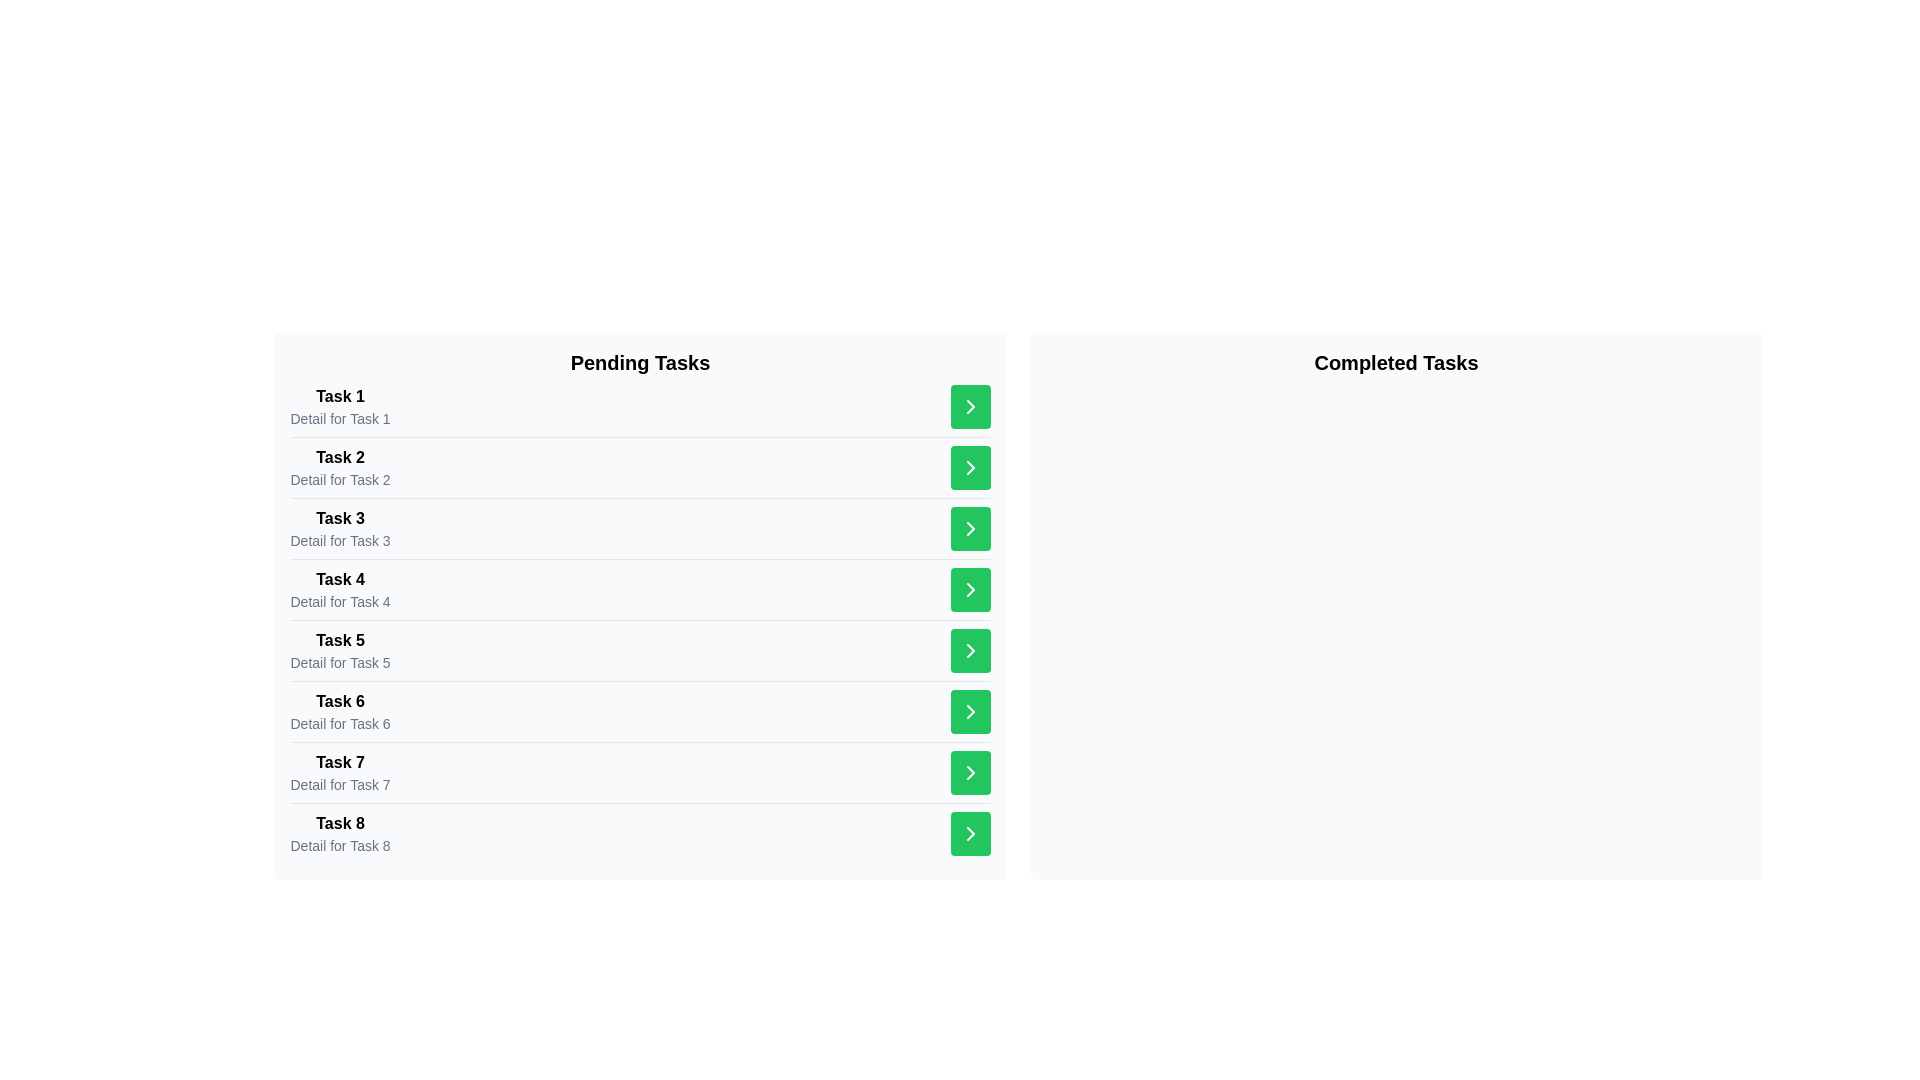  I want to click on the green rectangular button with rounded corners featuring a right-pointing arrow icon, located in the 'Pending Tasks' section under 'Task 5 Detail for Task 5', so click(970, 651).